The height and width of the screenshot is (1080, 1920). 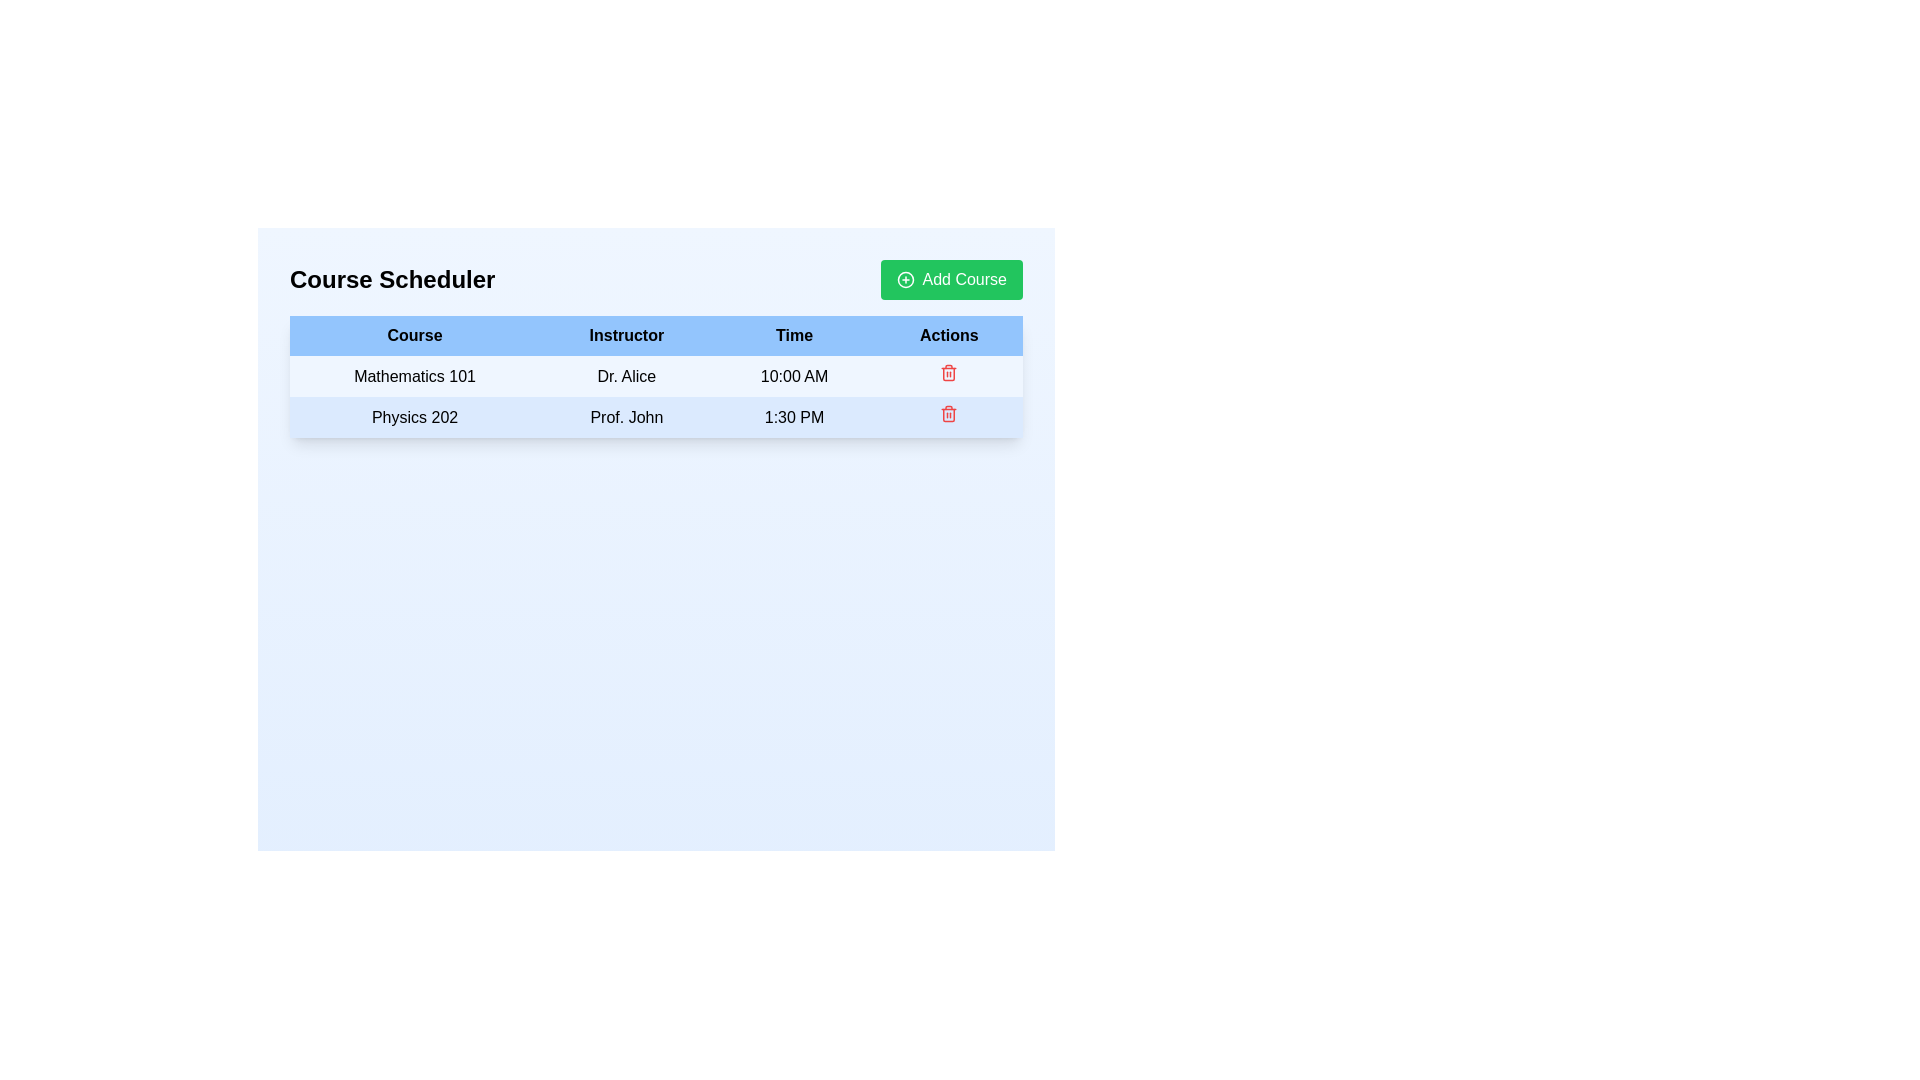 What do you see at coordinates (414, 416) in the screenshot?
I see `the text label containing 'Physics 202', which is styled in black text on a light blue background, located in the 'Course' column of the second row of the table` at bounding box center [414, 416].